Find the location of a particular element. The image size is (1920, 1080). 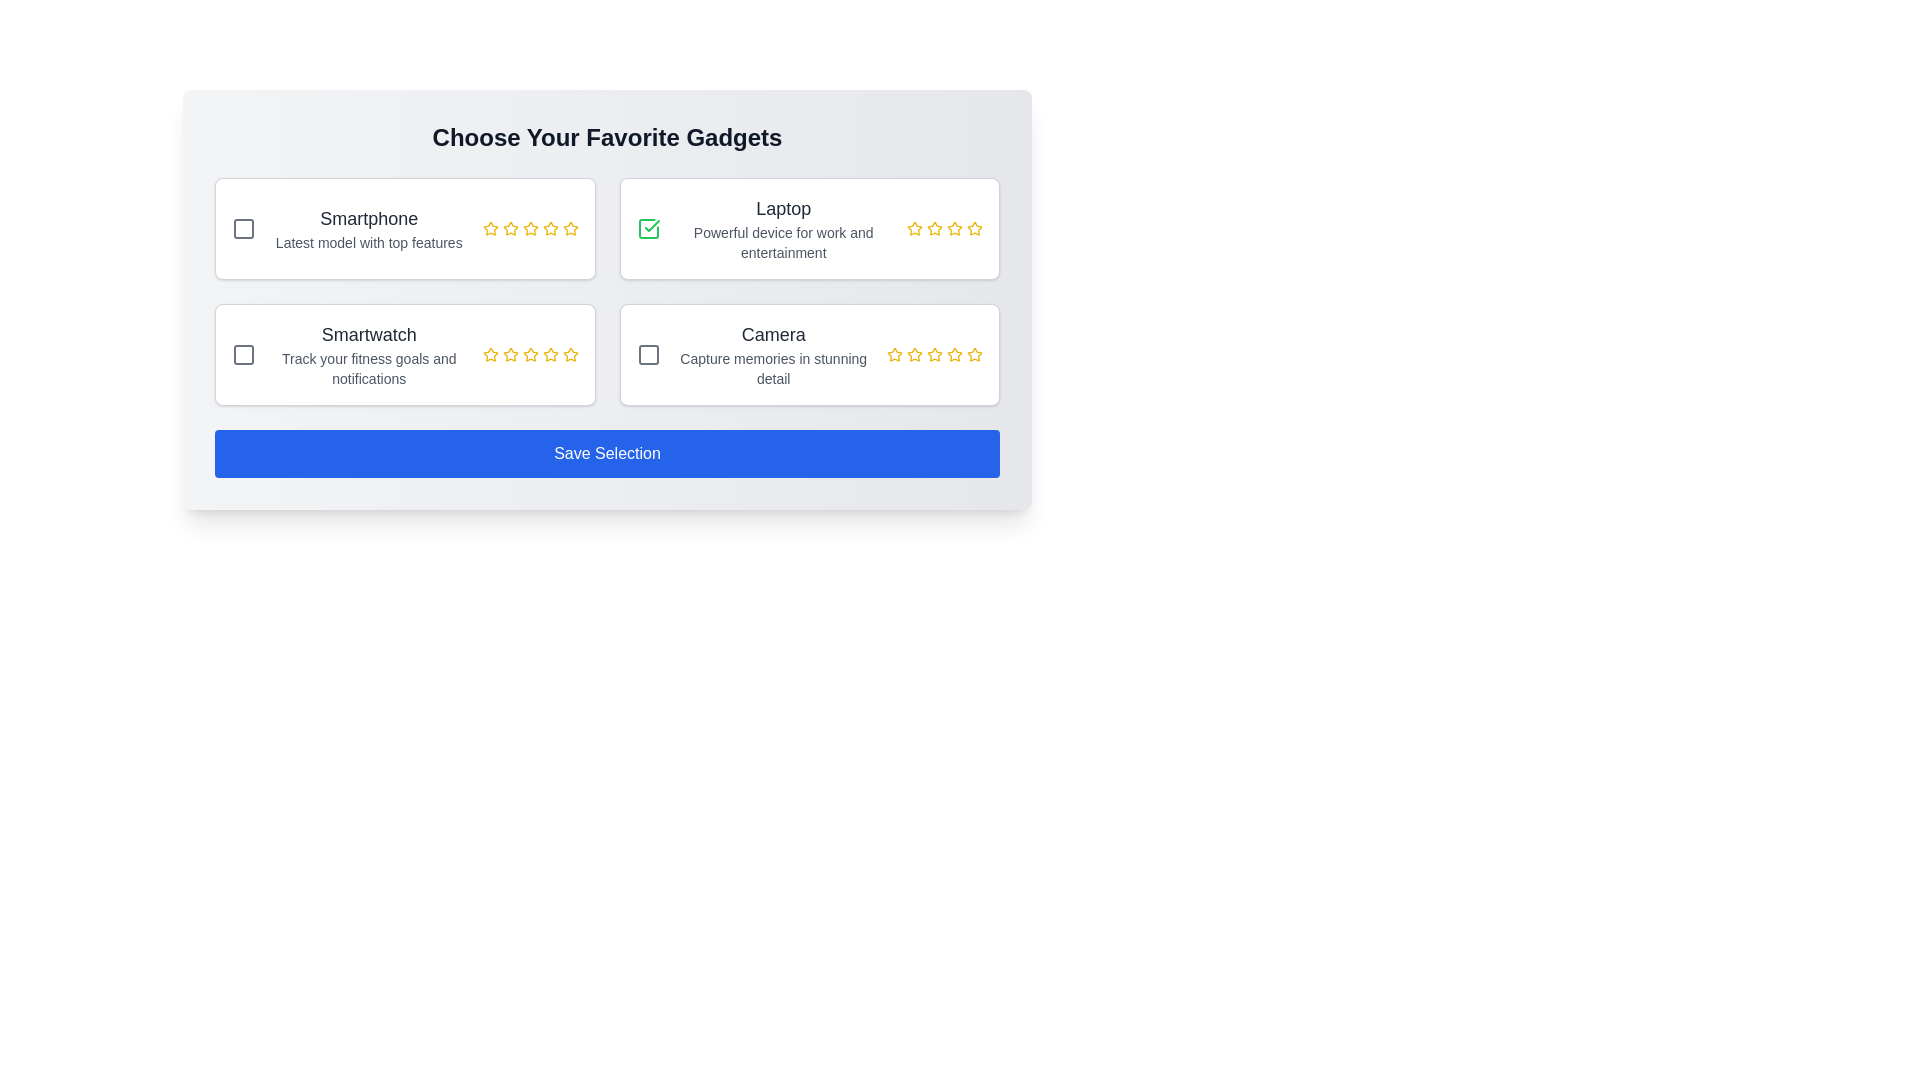

the third star in the rating system for the 'Smartwatch' selection to rate it is located at coordinates (510, 353).